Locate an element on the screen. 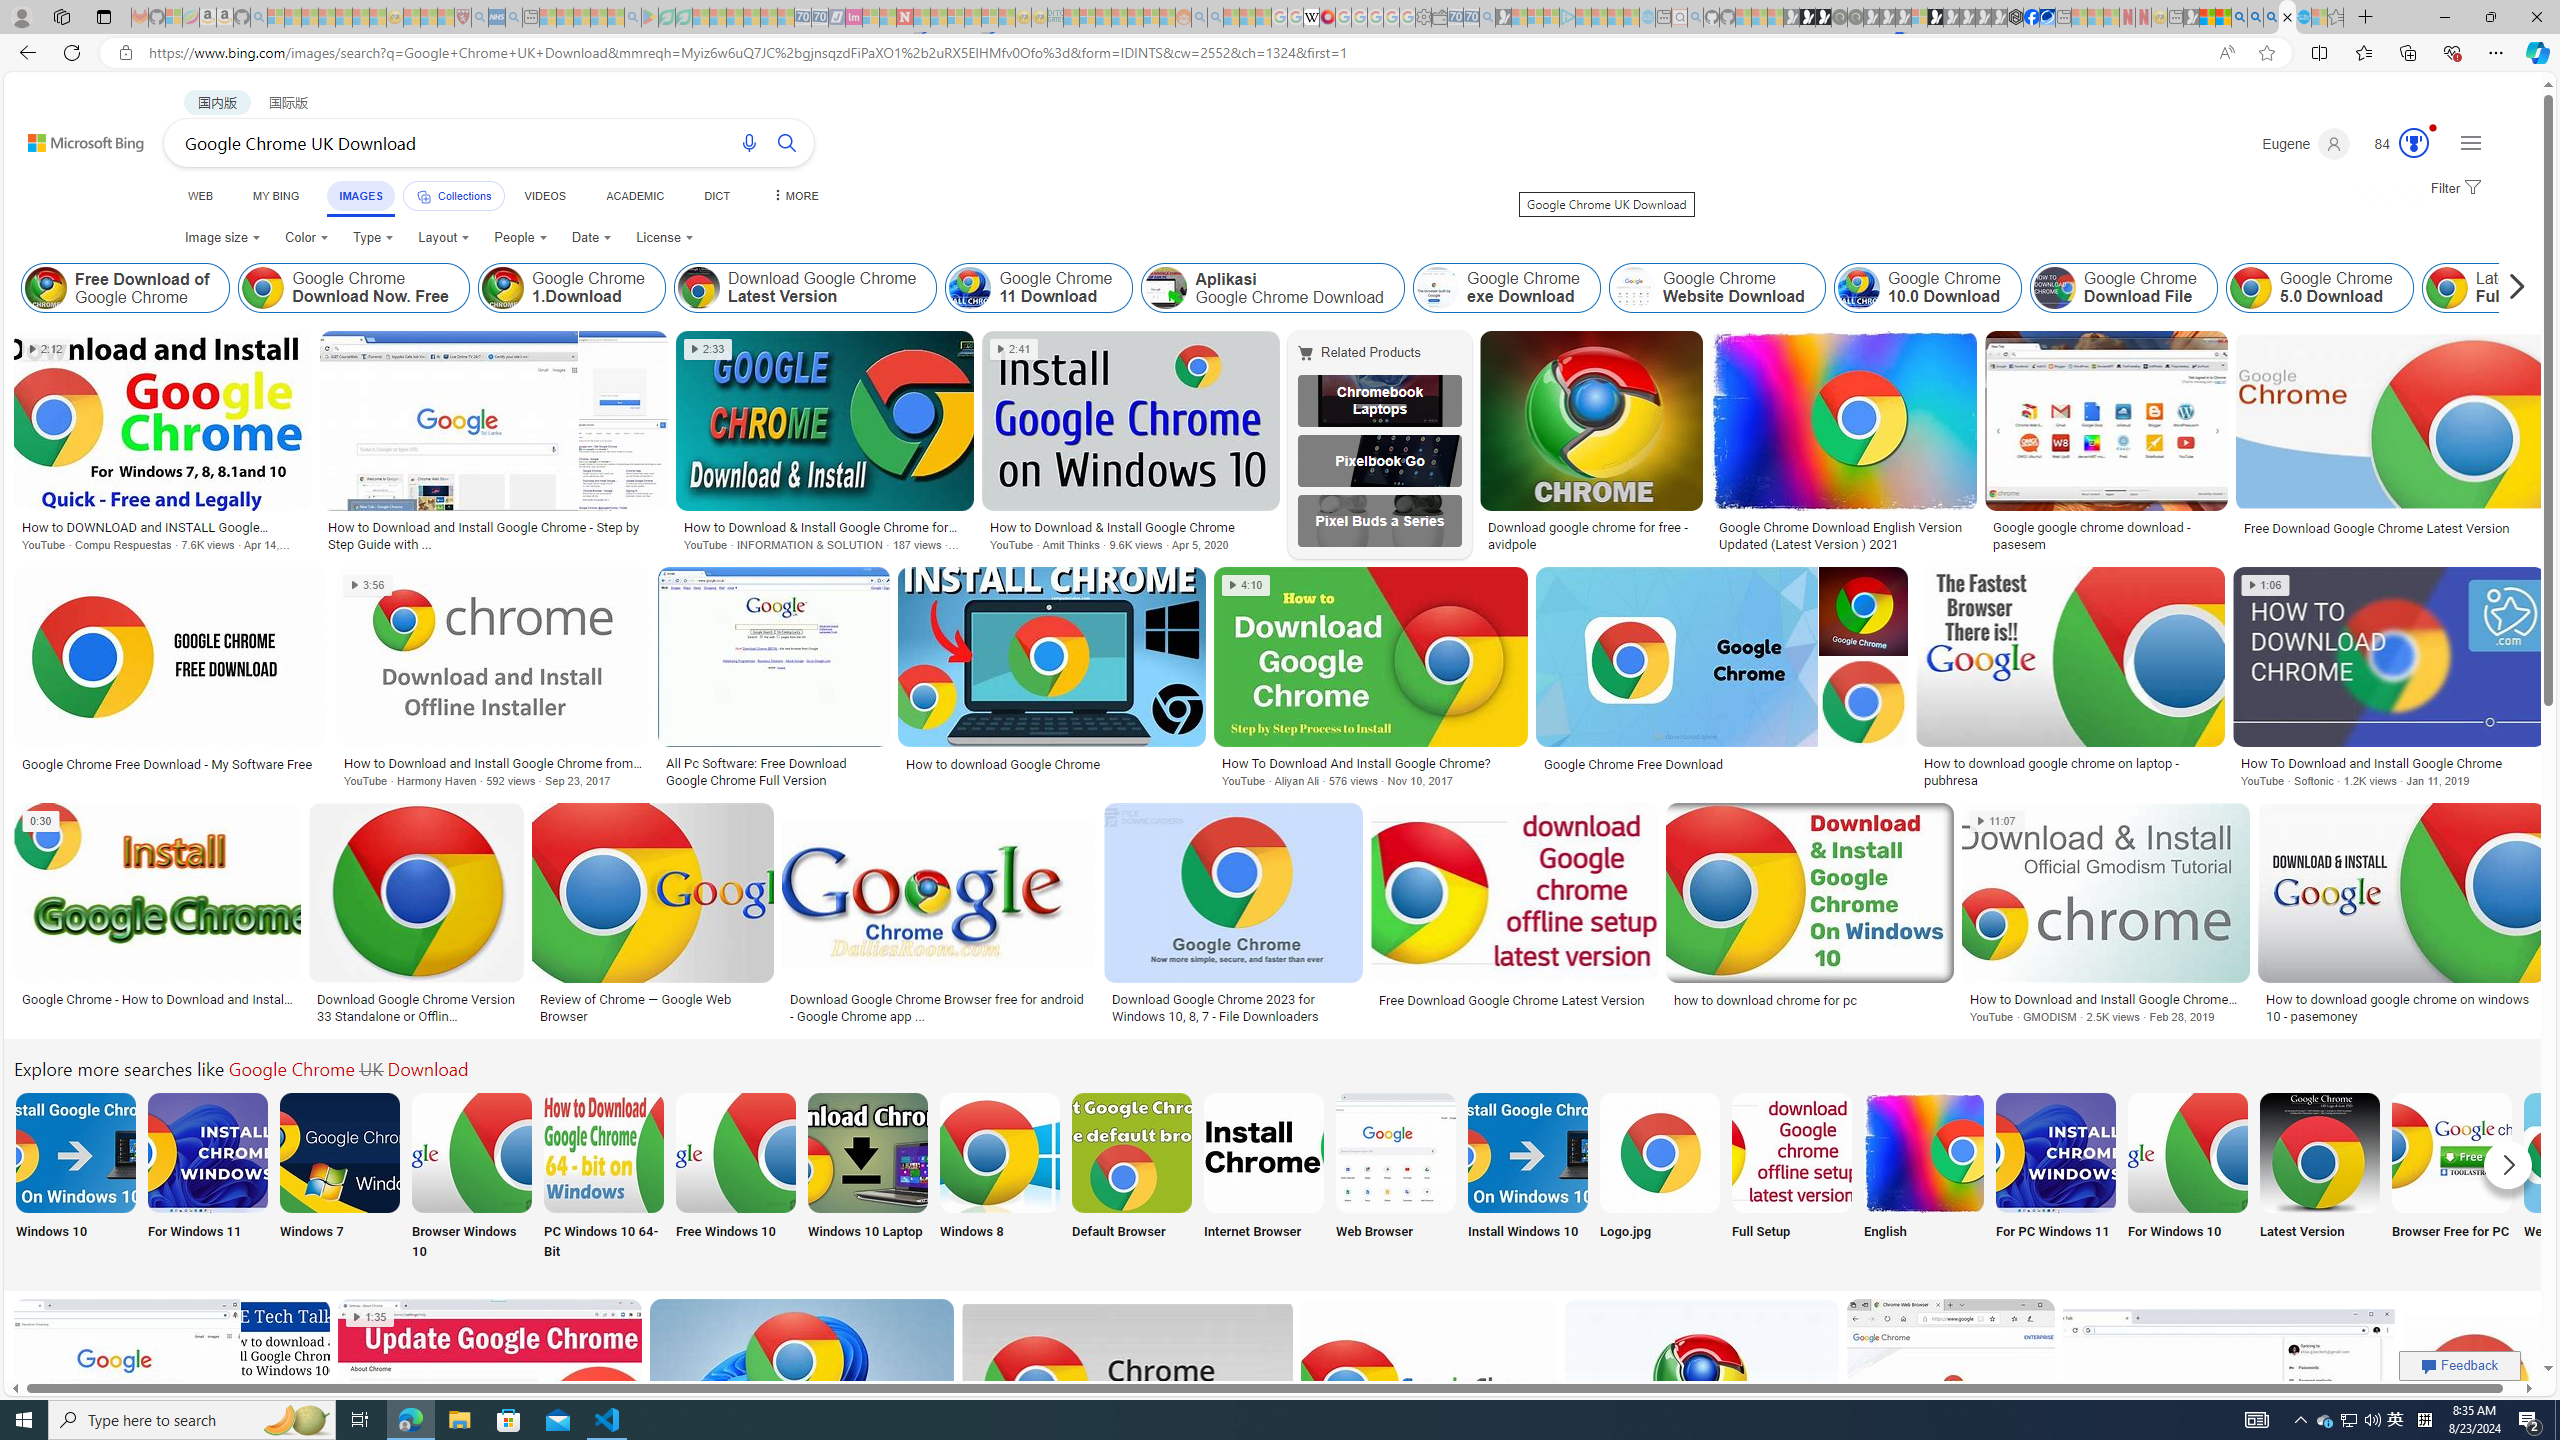 The image size is (2560, 1440). 'Image size' is located at coordinates (221, 237).